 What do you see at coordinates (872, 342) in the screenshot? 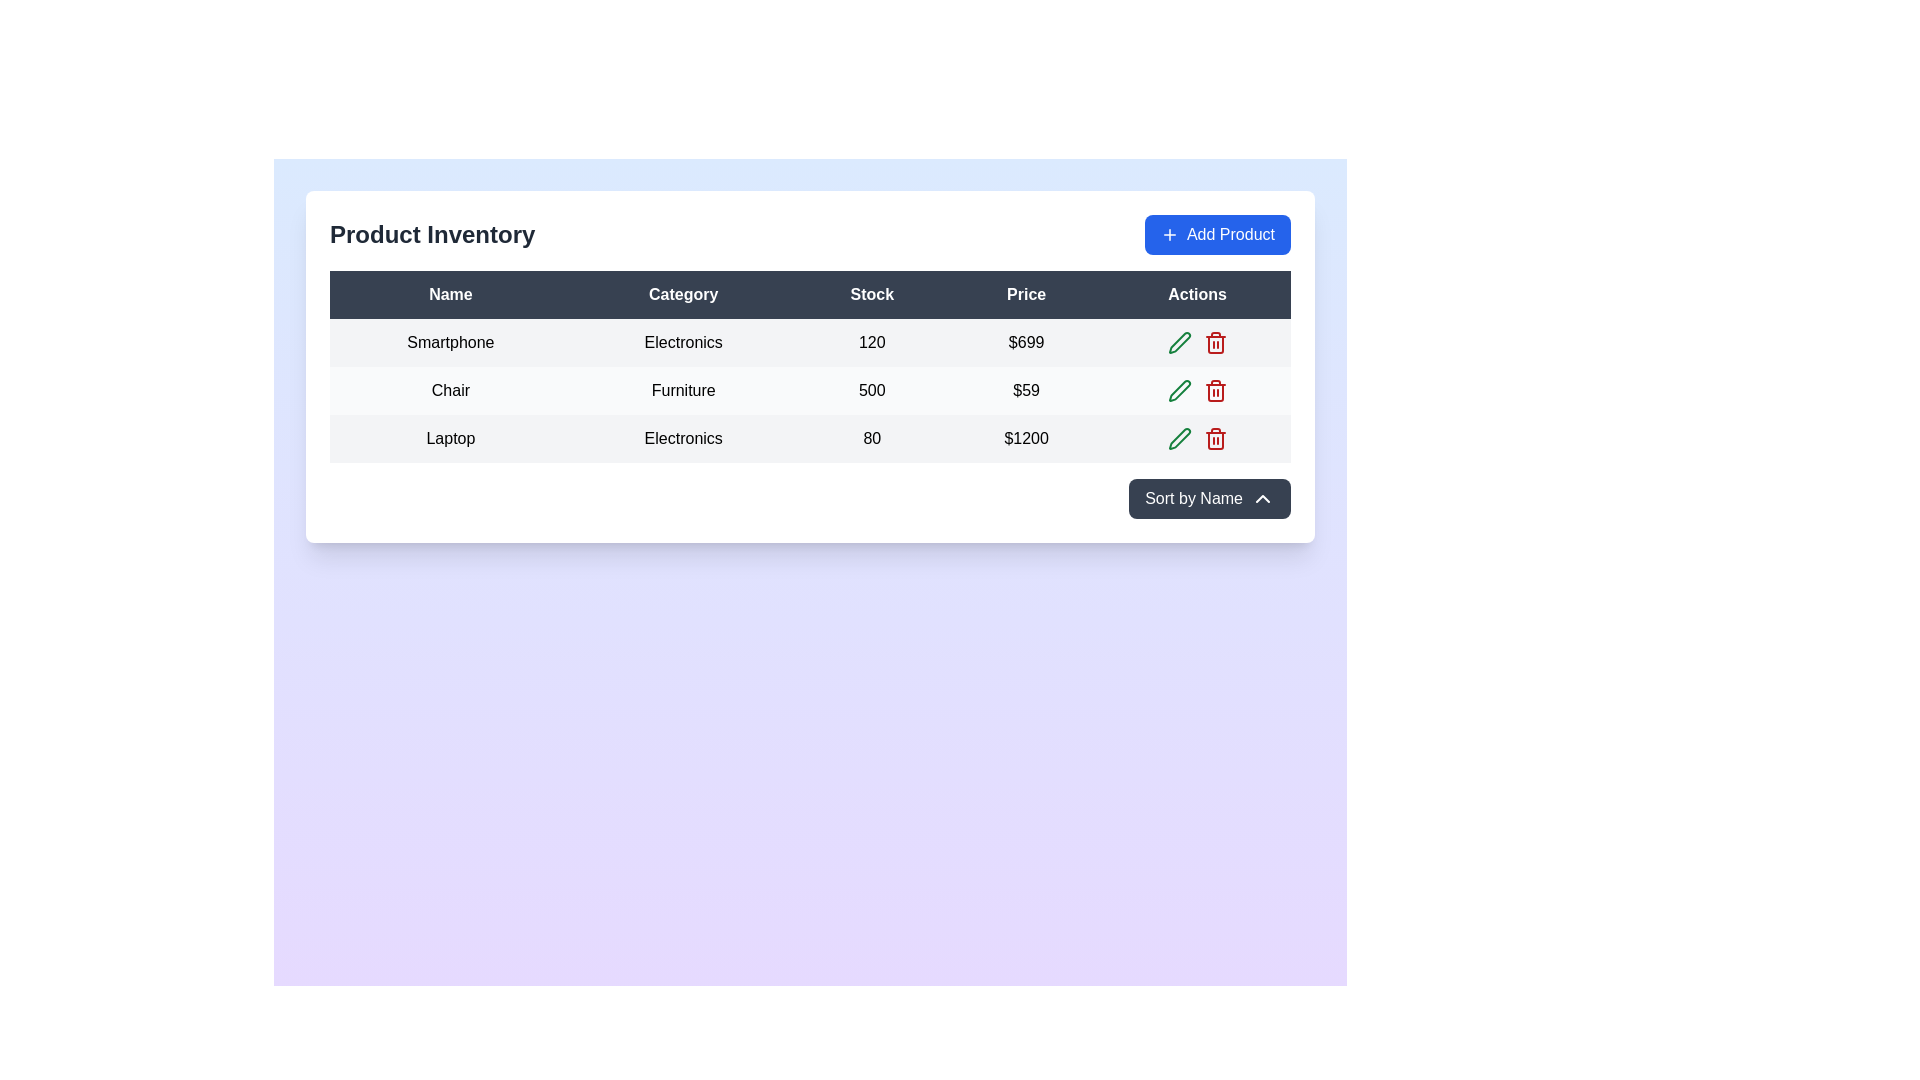
I see `the text displaying the quantity of stock available for the item in the first row of the table, located in the third column under the 'Stock' header` at bounding box center [872, 342].